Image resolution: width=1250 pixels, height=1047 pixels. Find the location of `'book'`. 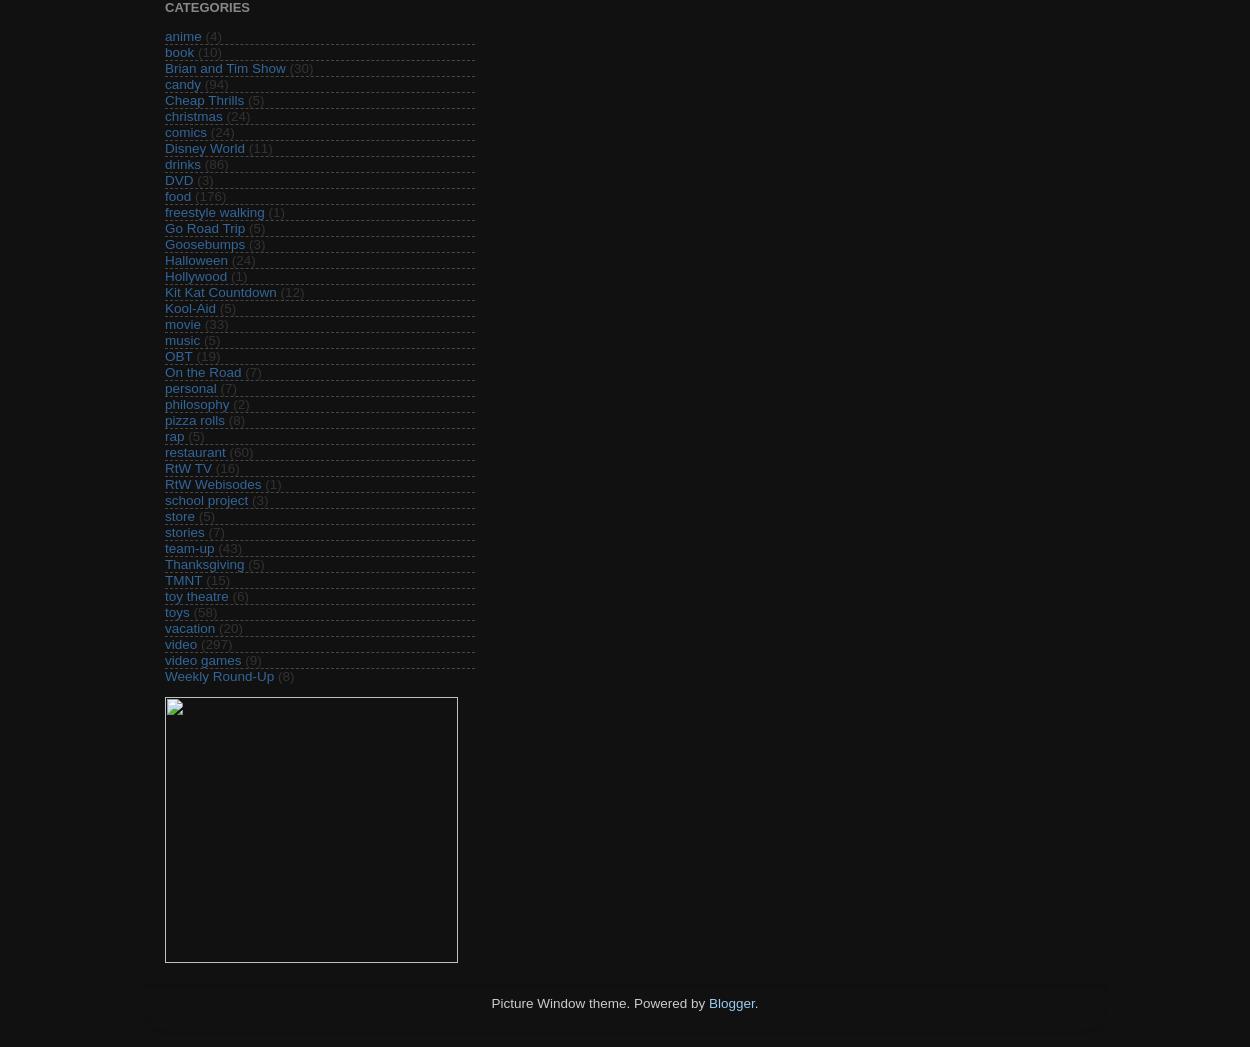

'book' is located at coordinates (165, 51).